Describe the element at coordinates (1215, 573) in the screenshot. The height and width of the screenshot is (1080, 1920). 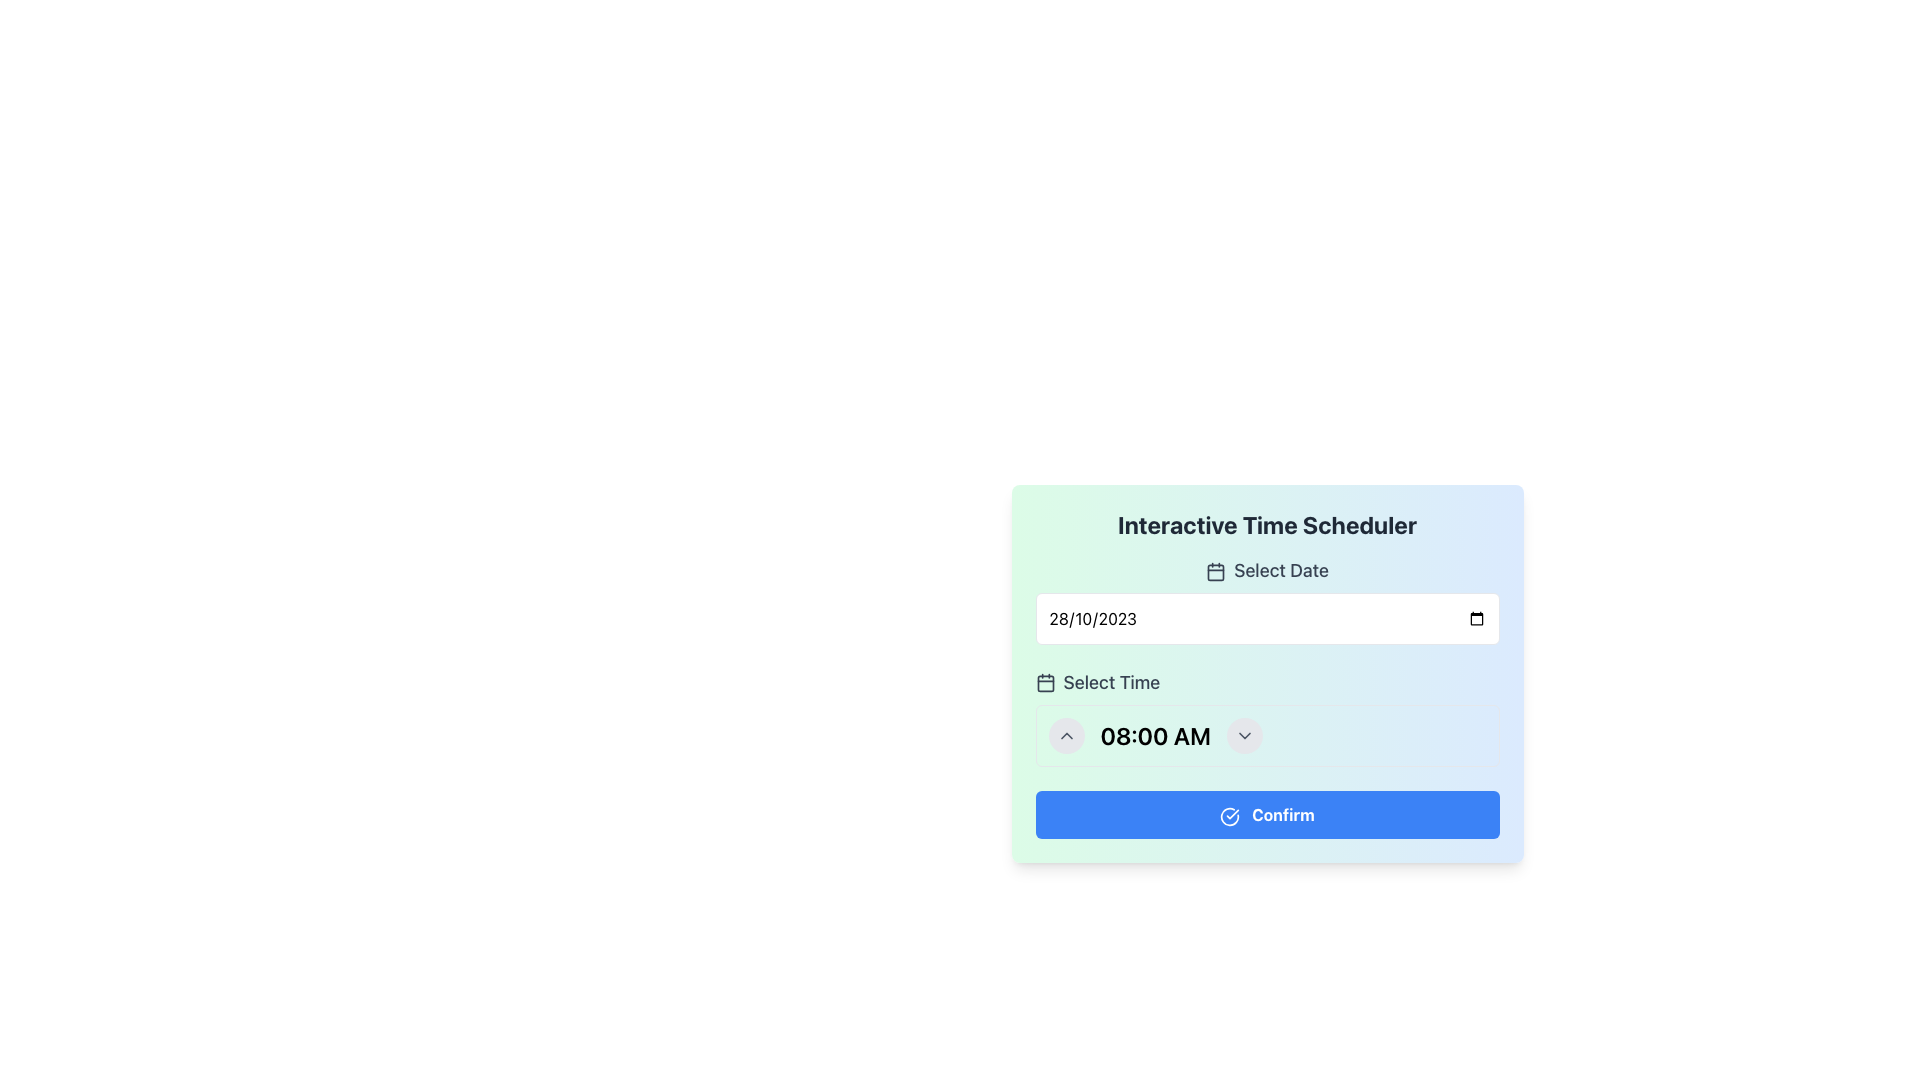
I see `the decorative graphic component of the calendar icon located to the left of the 'Select Date' label` at that location.